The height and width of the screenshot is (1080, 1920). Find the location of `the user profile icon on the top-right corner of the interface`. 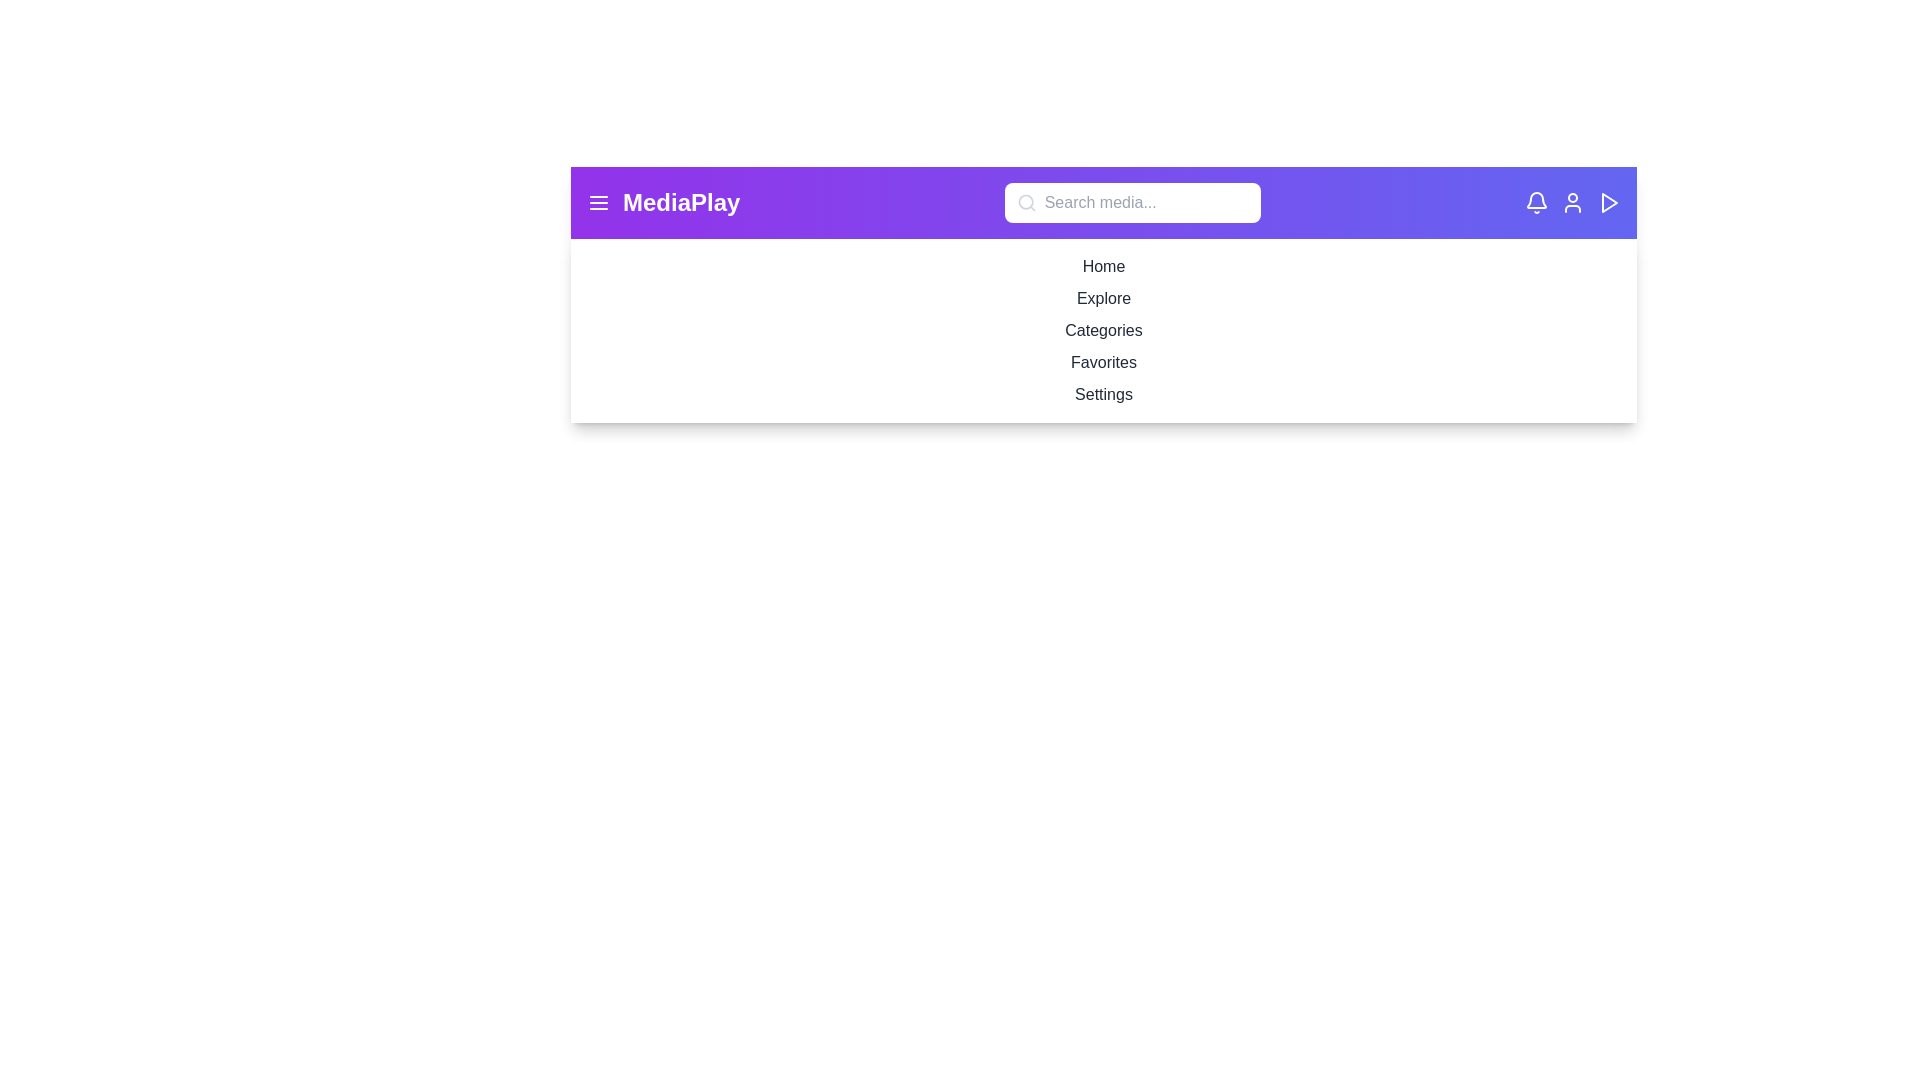

the user profile icon on the top-right corner of the interface is located at coordinates (1572, 203).